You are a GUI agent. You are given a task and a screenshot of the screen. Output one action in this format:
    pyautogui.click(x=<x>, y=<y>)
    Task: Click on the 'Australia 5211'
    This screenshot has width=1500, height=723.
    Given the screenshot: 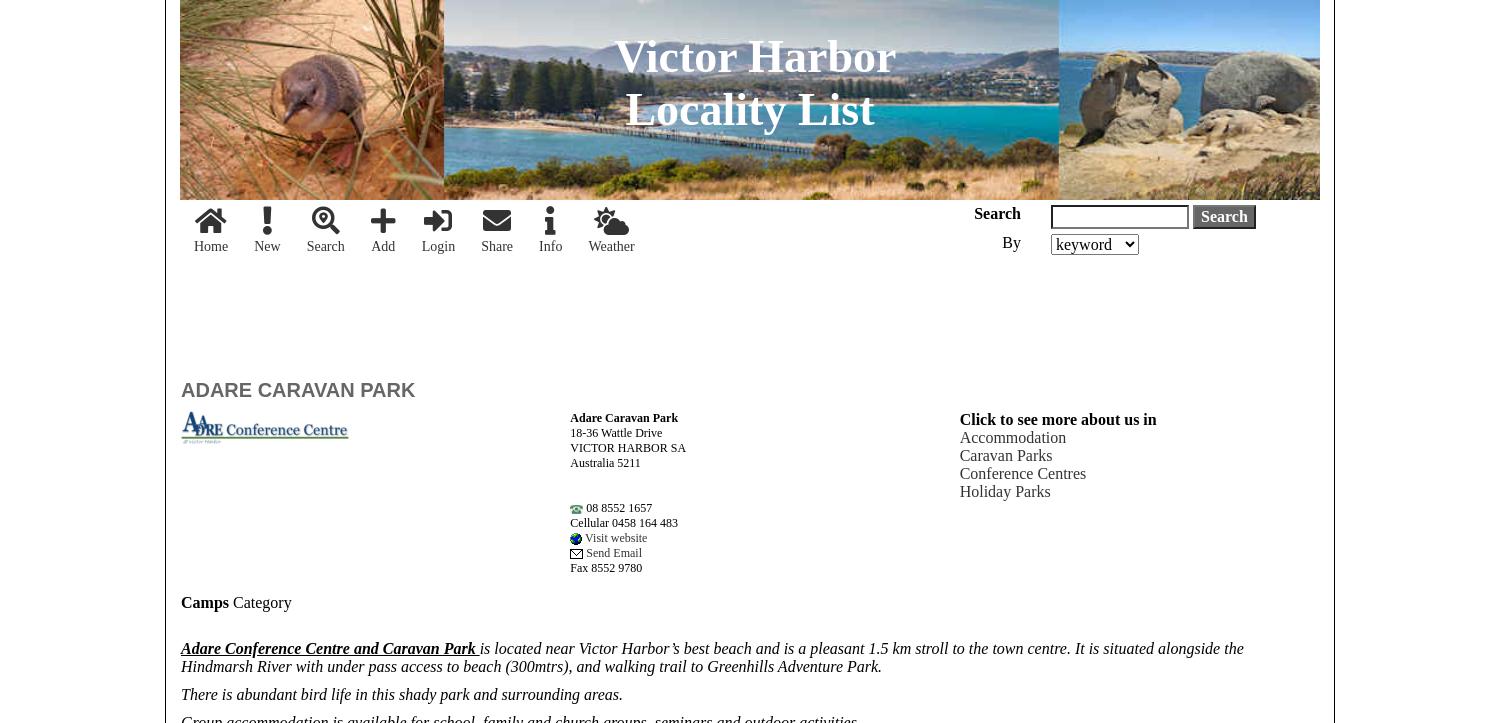 What is the action you would take?
    pyautogui.click(x=603, y=463)
    